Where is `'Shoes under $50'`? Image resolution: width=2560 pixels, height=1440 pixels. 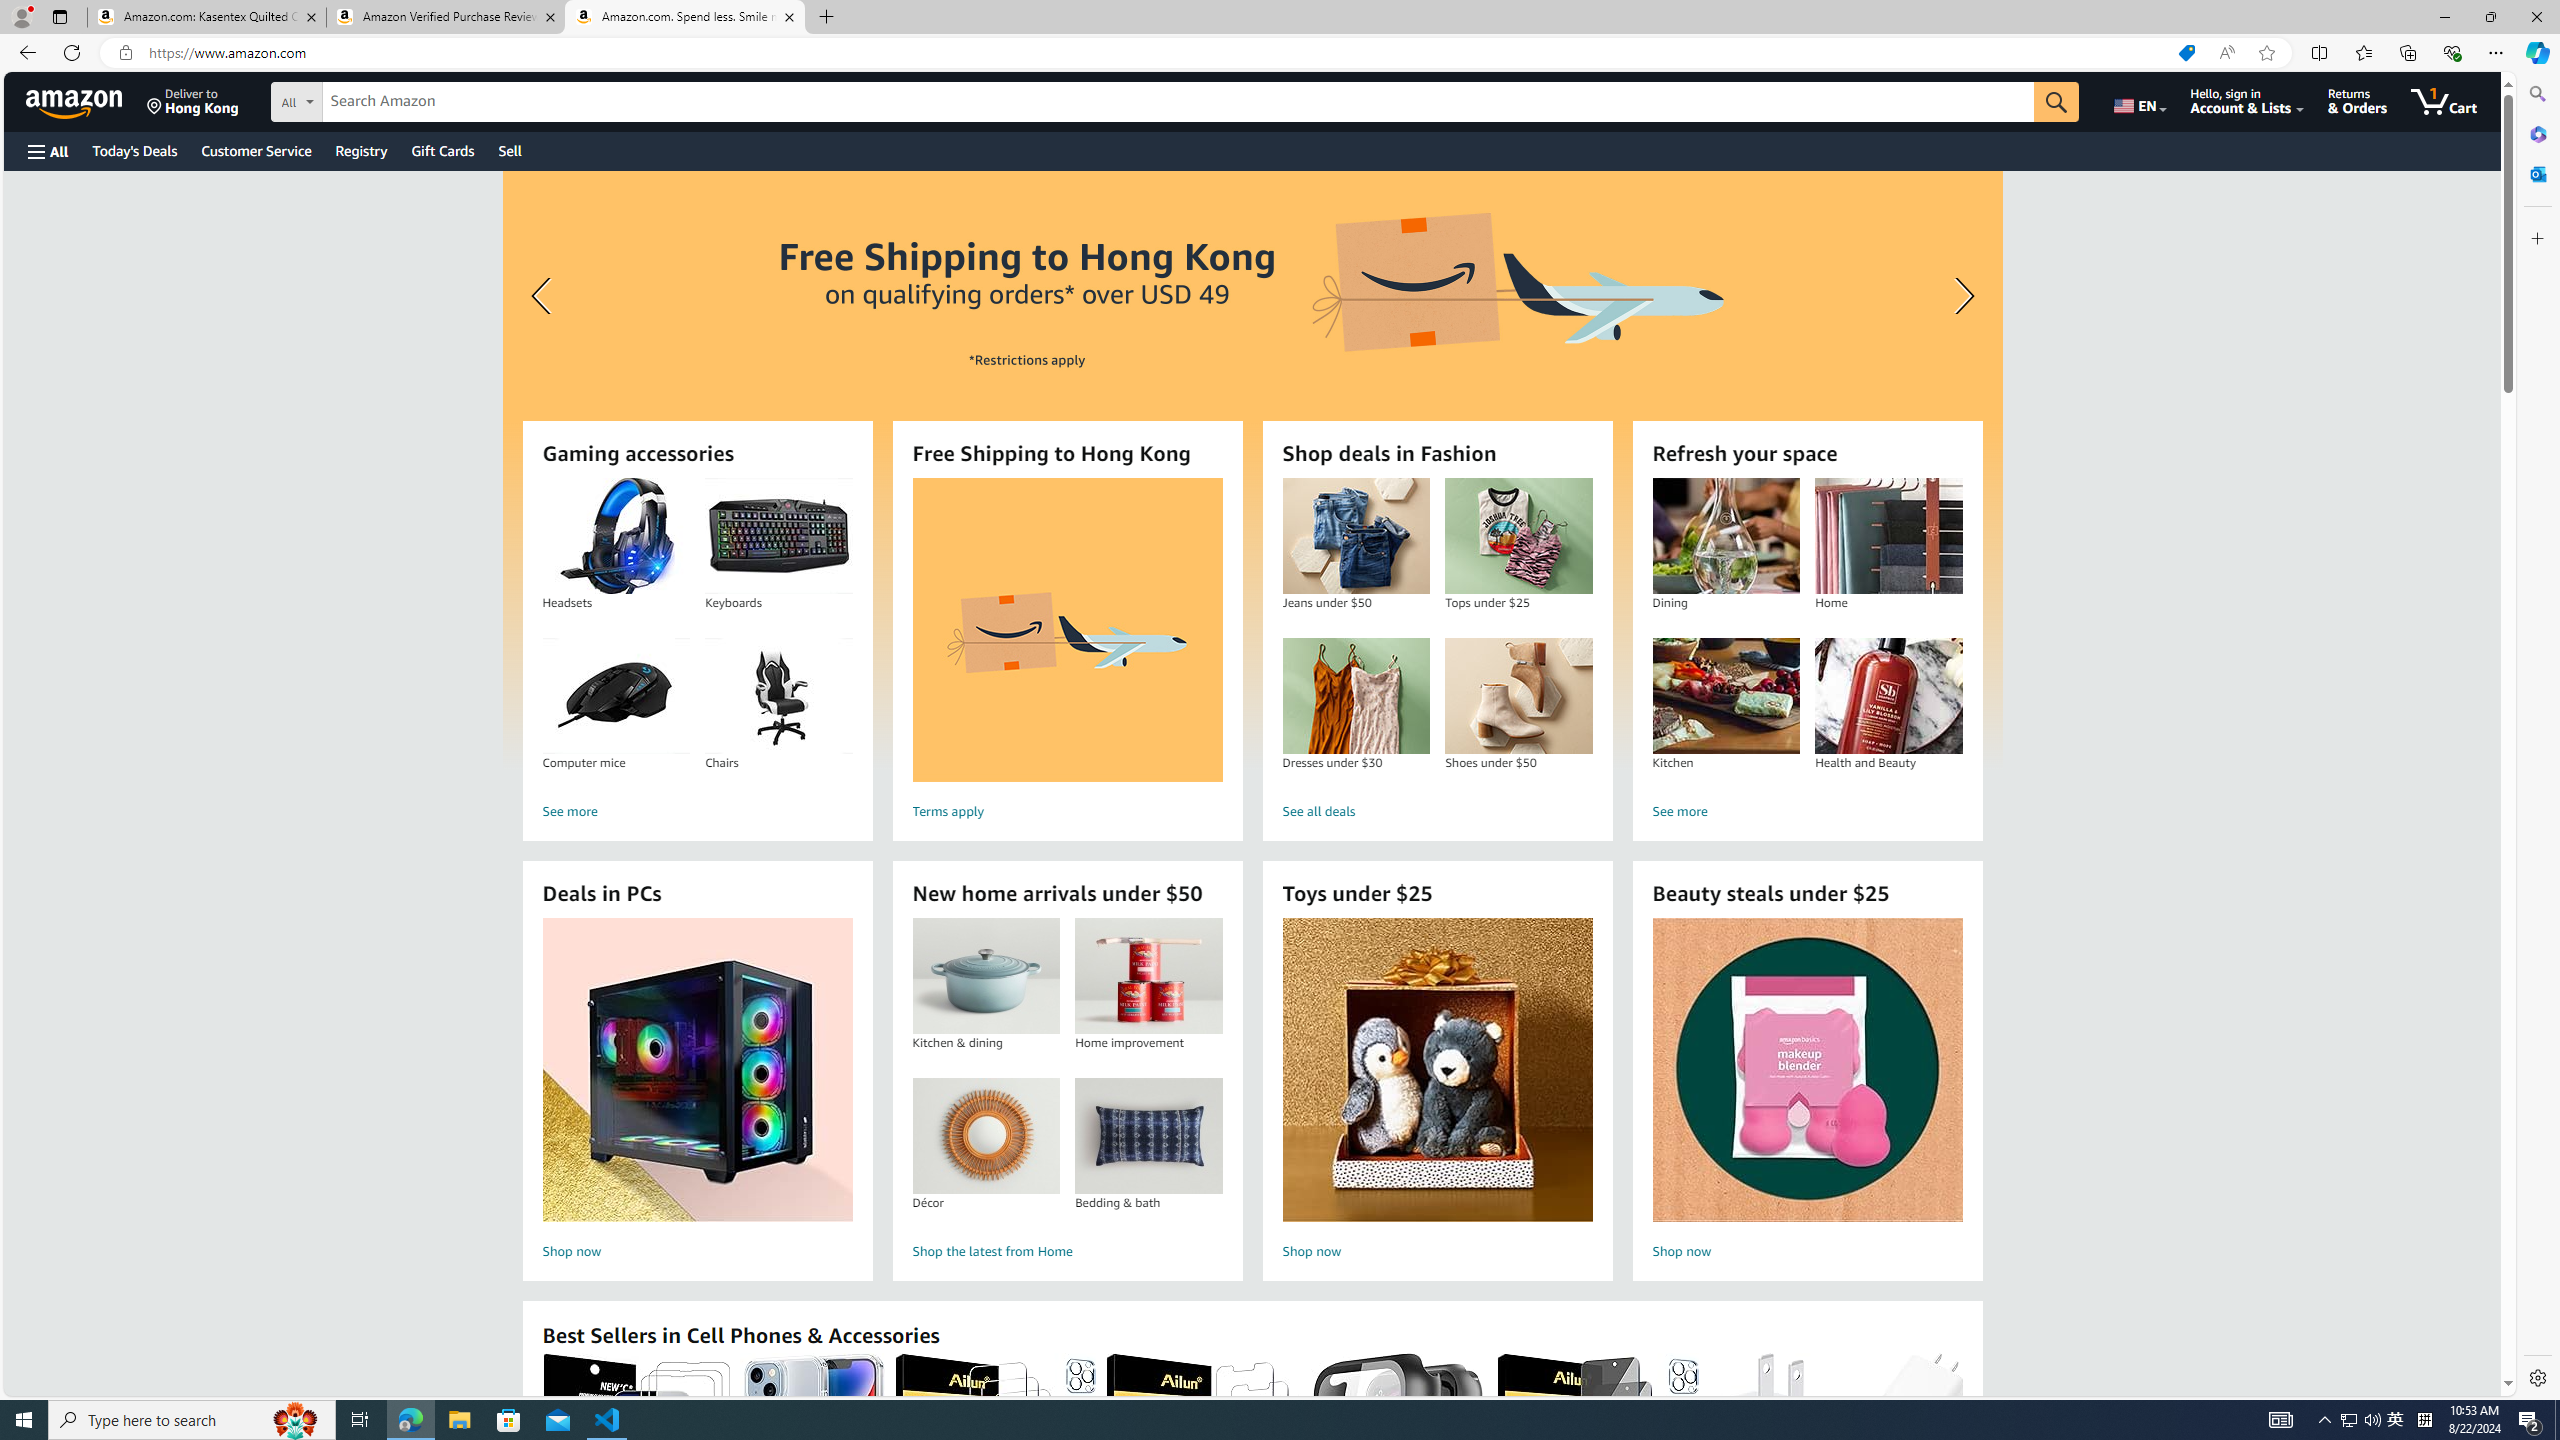
'Shoes under $50' is located at coordinates (1517, 696).